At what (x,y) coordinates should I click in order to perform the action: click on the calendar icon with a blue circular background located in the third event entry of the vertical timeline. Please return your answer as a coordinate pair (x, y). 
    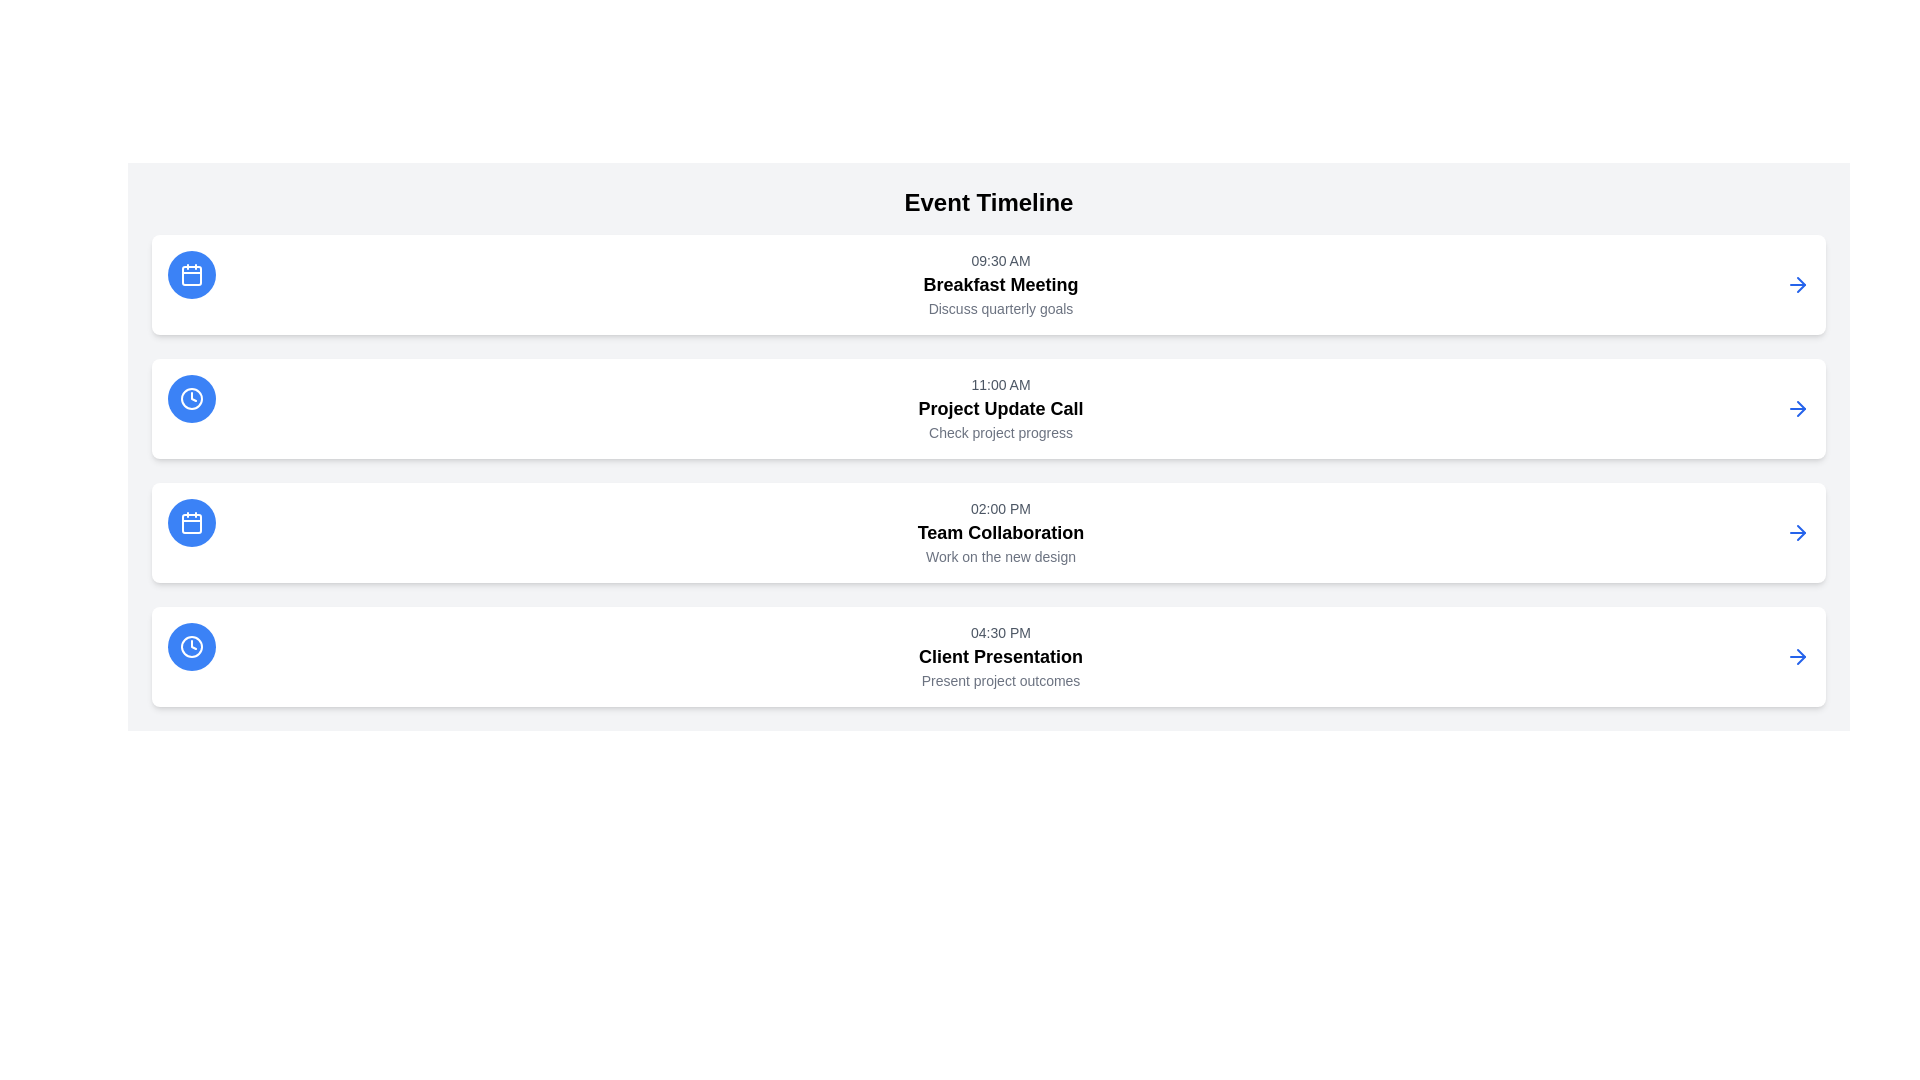
    Looking at the image, I should click on (192, 522).